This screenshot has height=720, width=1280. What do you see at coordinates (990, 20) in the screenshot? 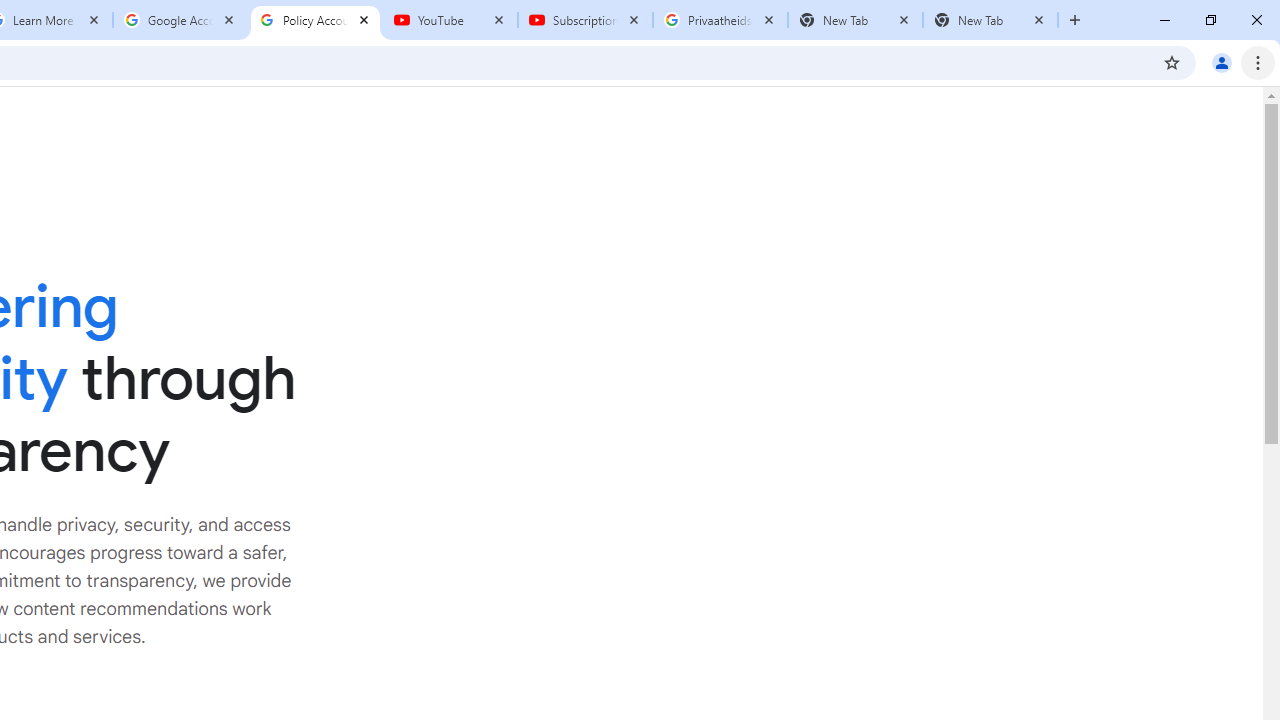
I see `'New Tab'` at bounding box center [990, 20].